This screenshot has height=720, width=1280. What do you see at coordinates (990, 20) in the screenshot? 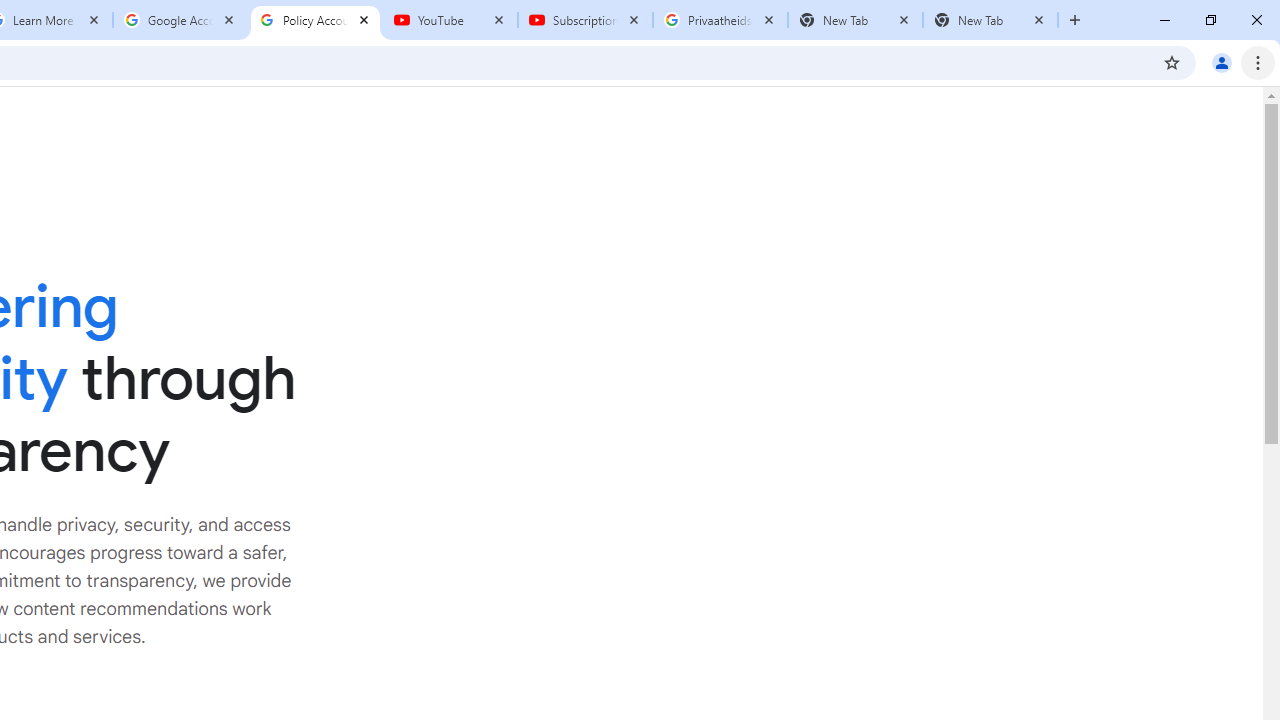
I see `'New Tab'` at bounding box center [990, 20].